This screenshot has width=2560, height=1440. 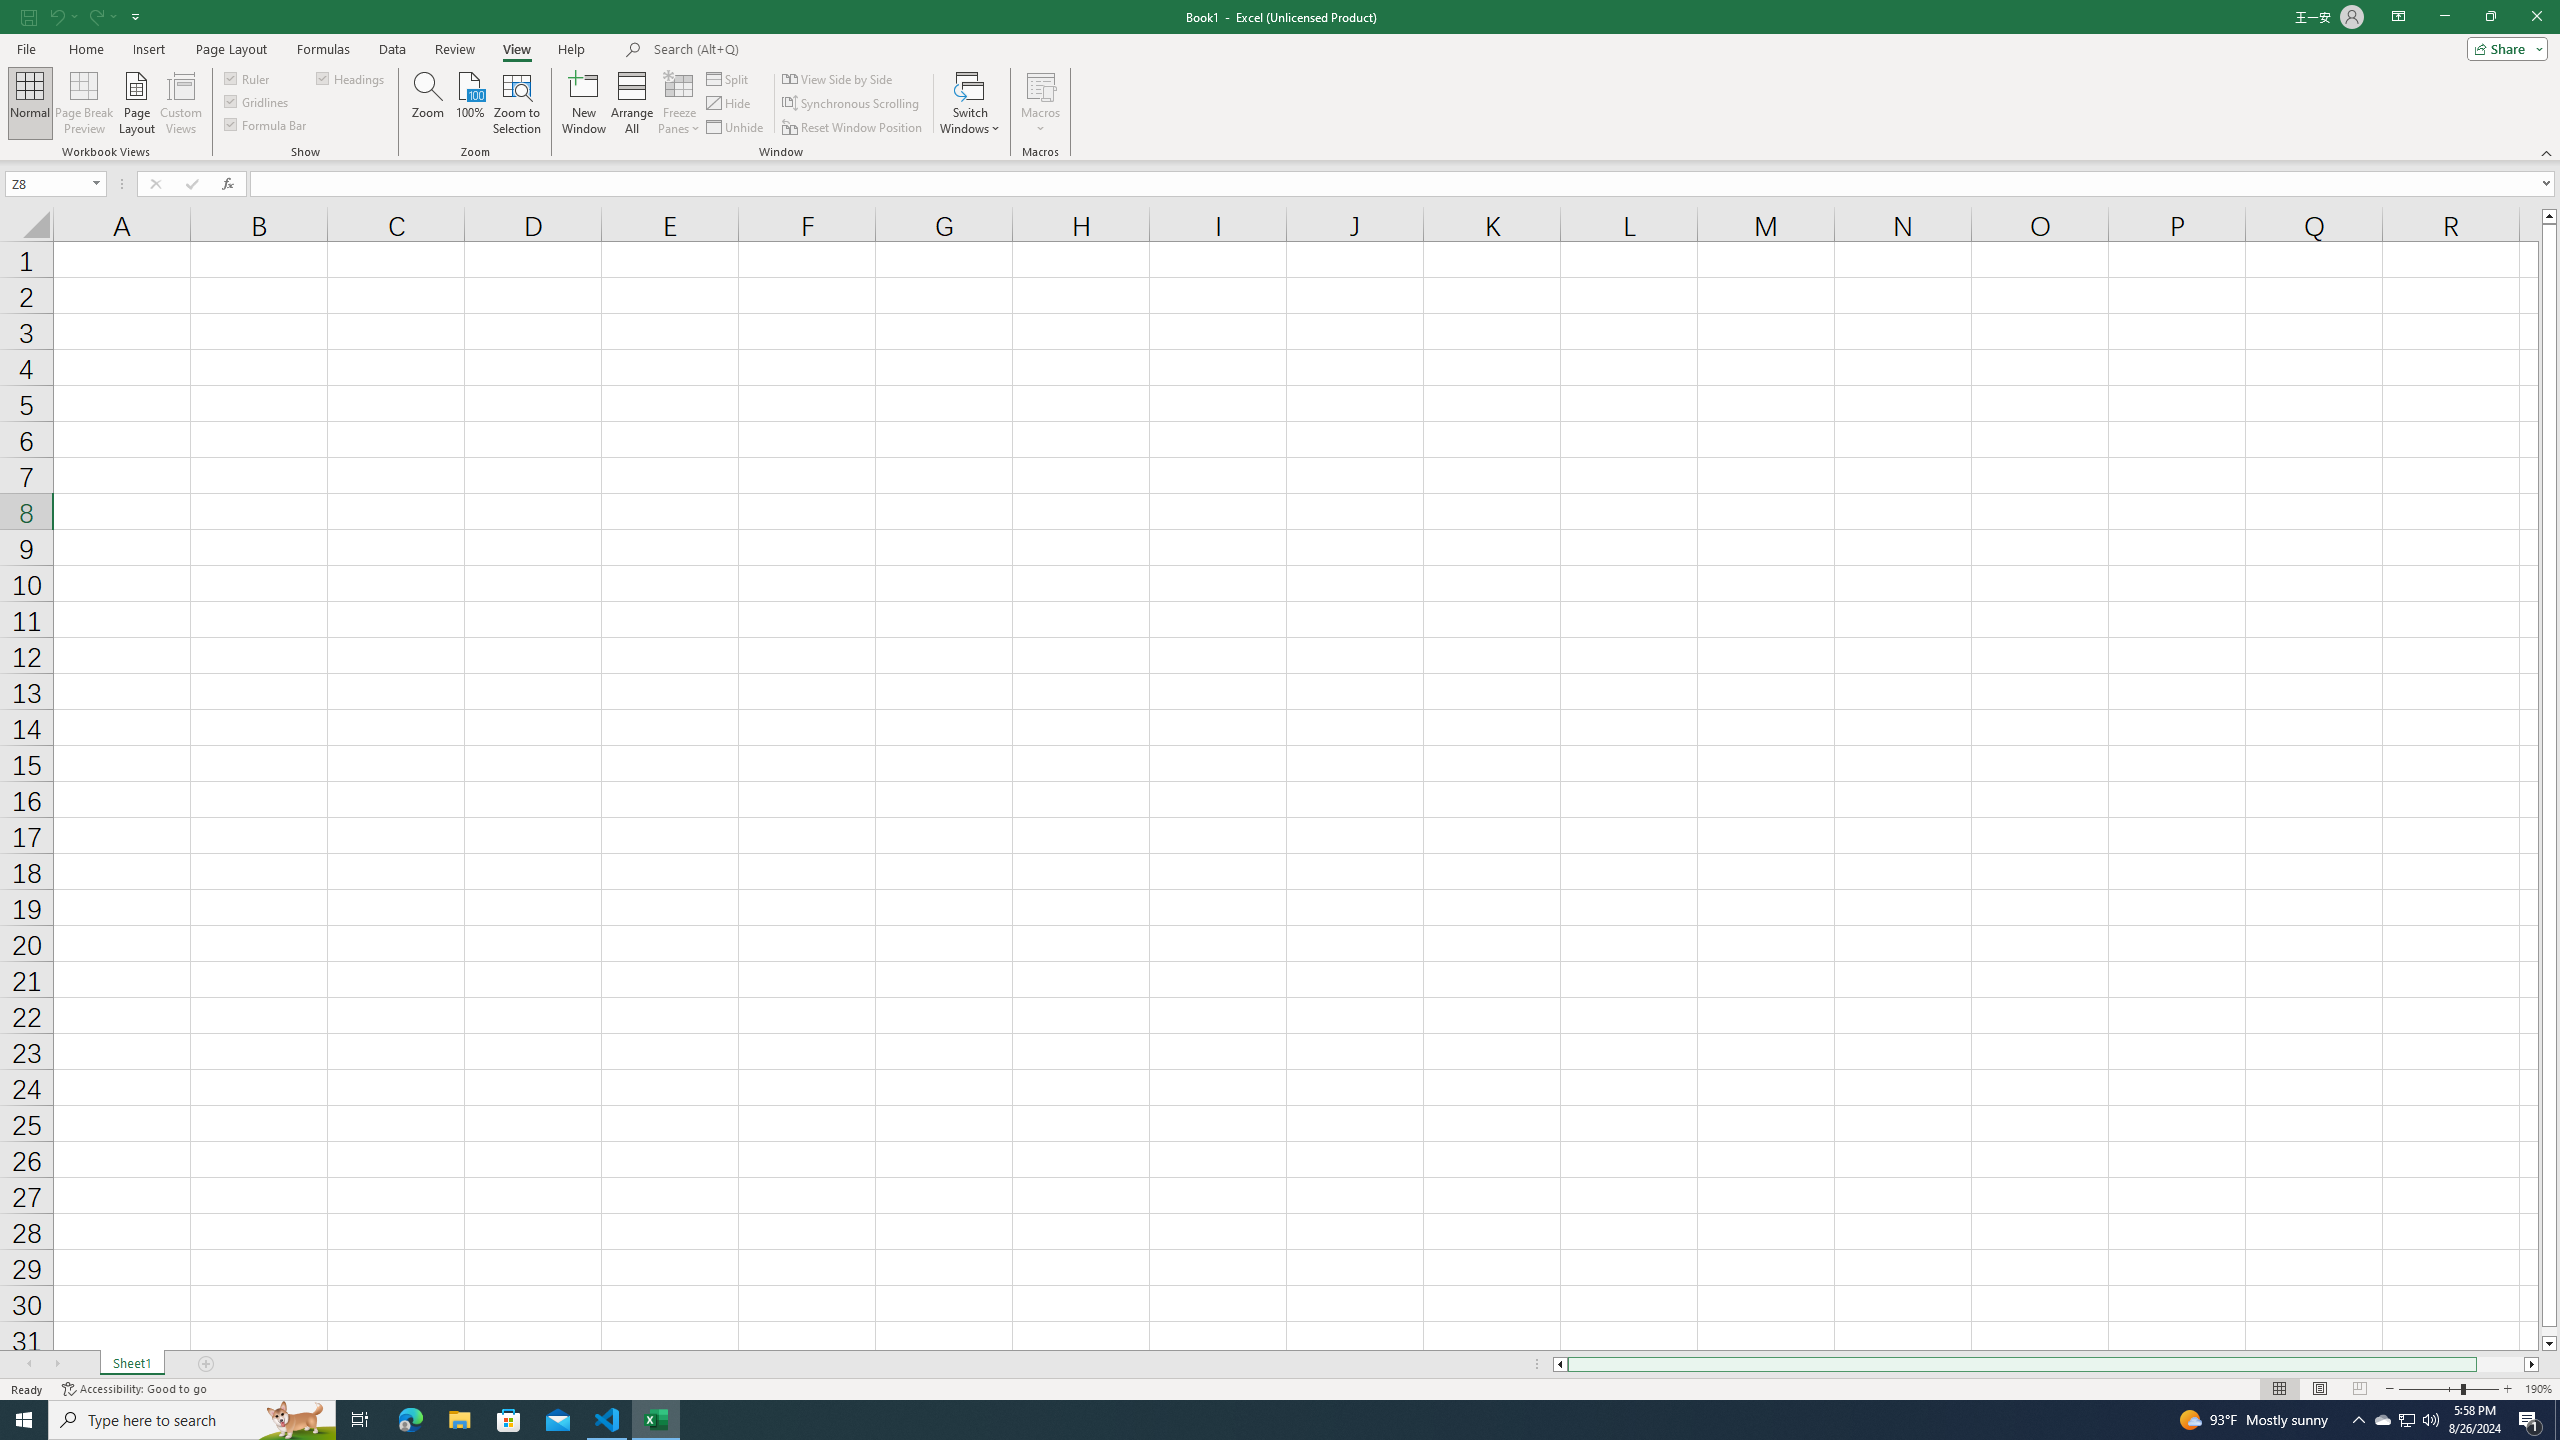 What do you see at coordinates (427, 103) in the screenshot?
I see `'Zoom...'` at bounding box center [427, 103].